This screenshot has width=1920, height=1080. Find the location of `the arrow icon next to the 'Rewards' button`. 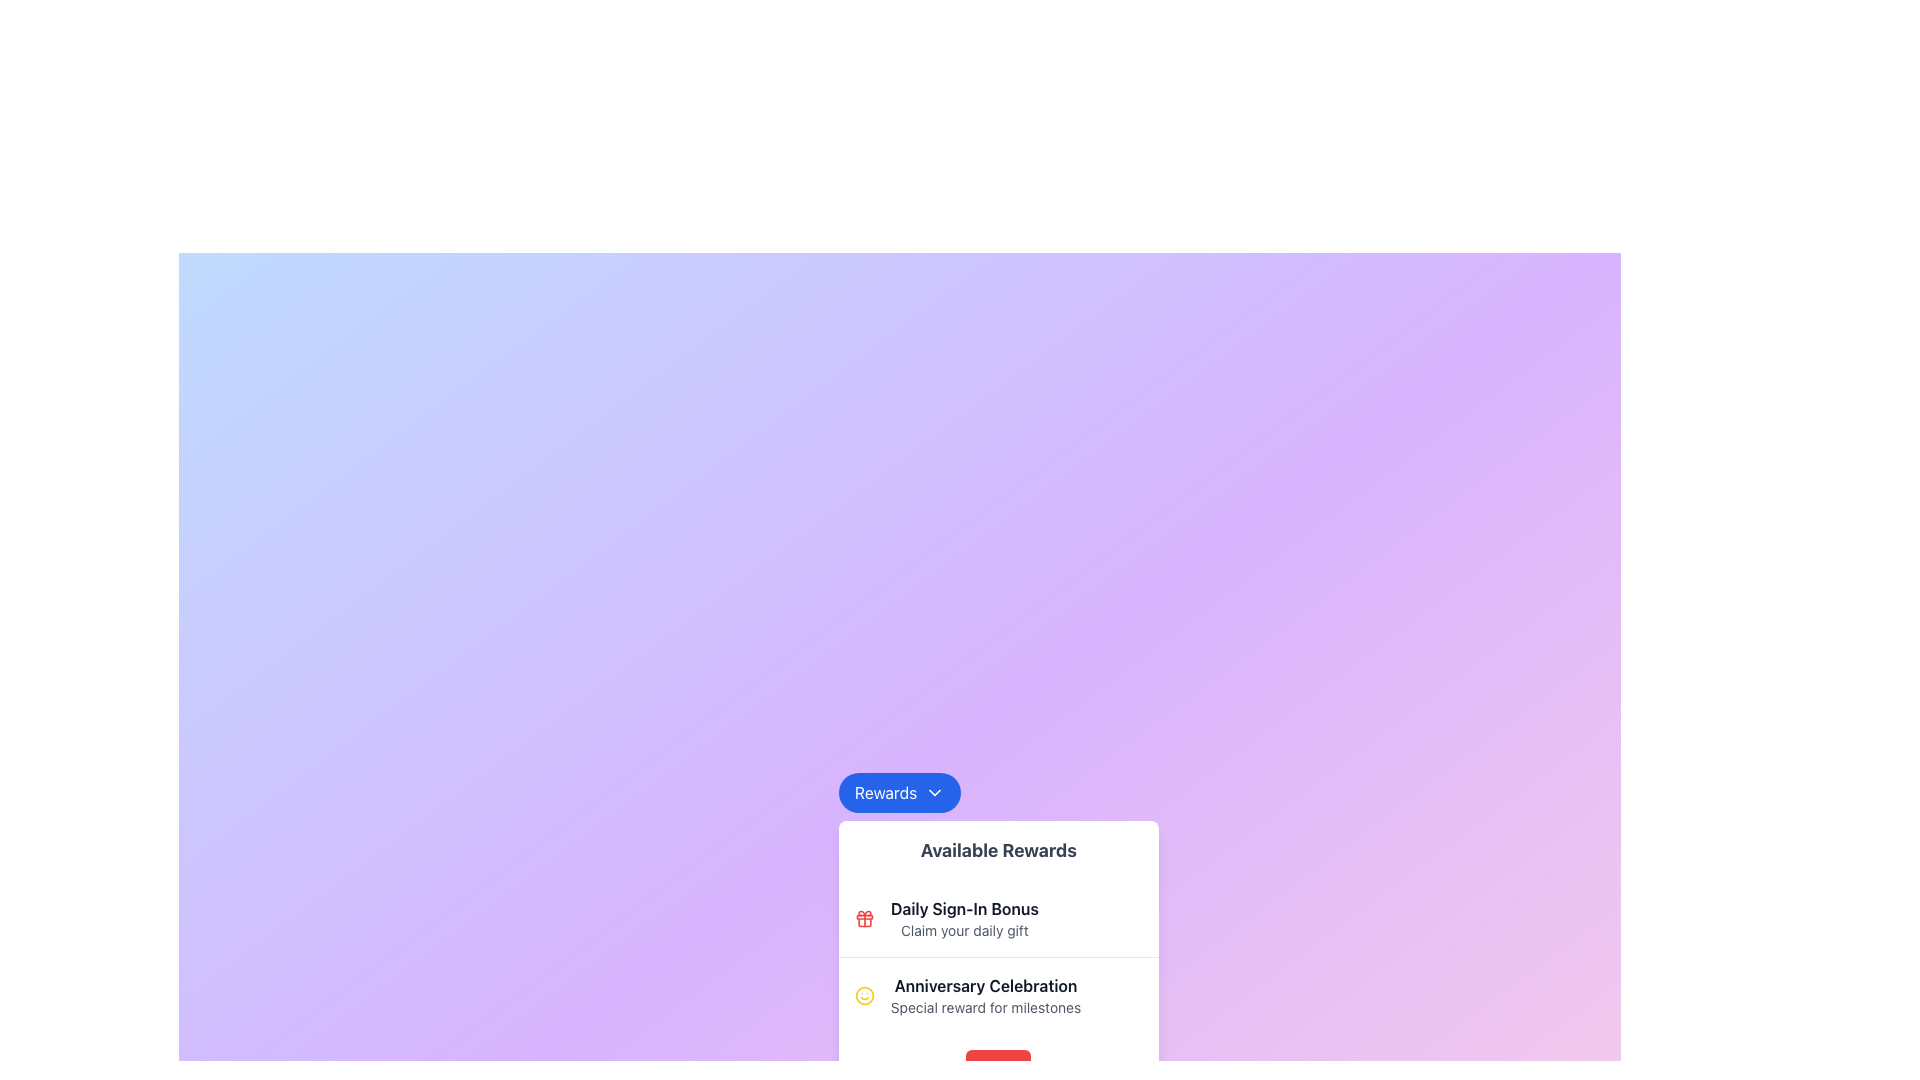

the arrow icon next to the 'Rewards' button is located at coordinates (934, 792).